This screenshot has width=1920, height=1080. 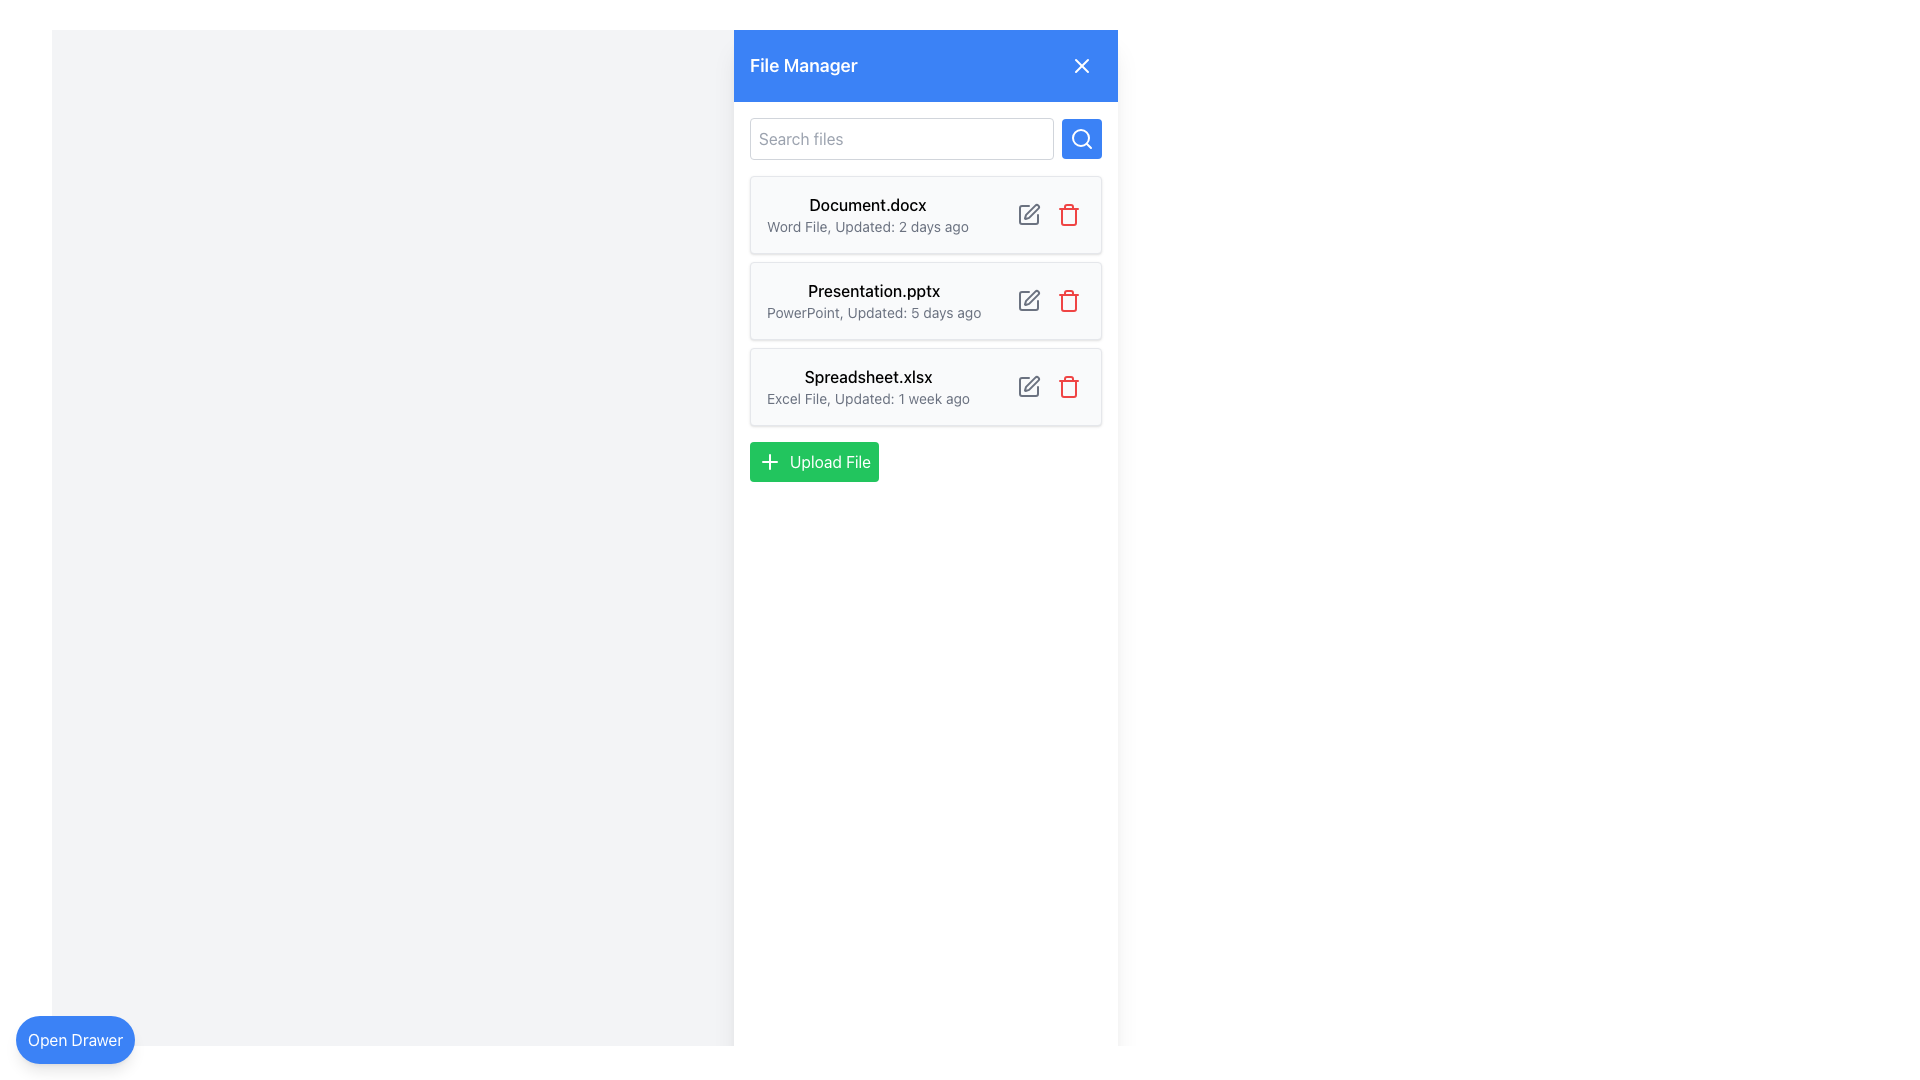 What do you see at coordinates (1031, 212) in the screenshot?
I see `the edit icon resembling an angled pen located to the right of 'Presentation.pptx' in the file management interface to invoke the edit action for the adjacent file` at bounding box center [1031, 212].